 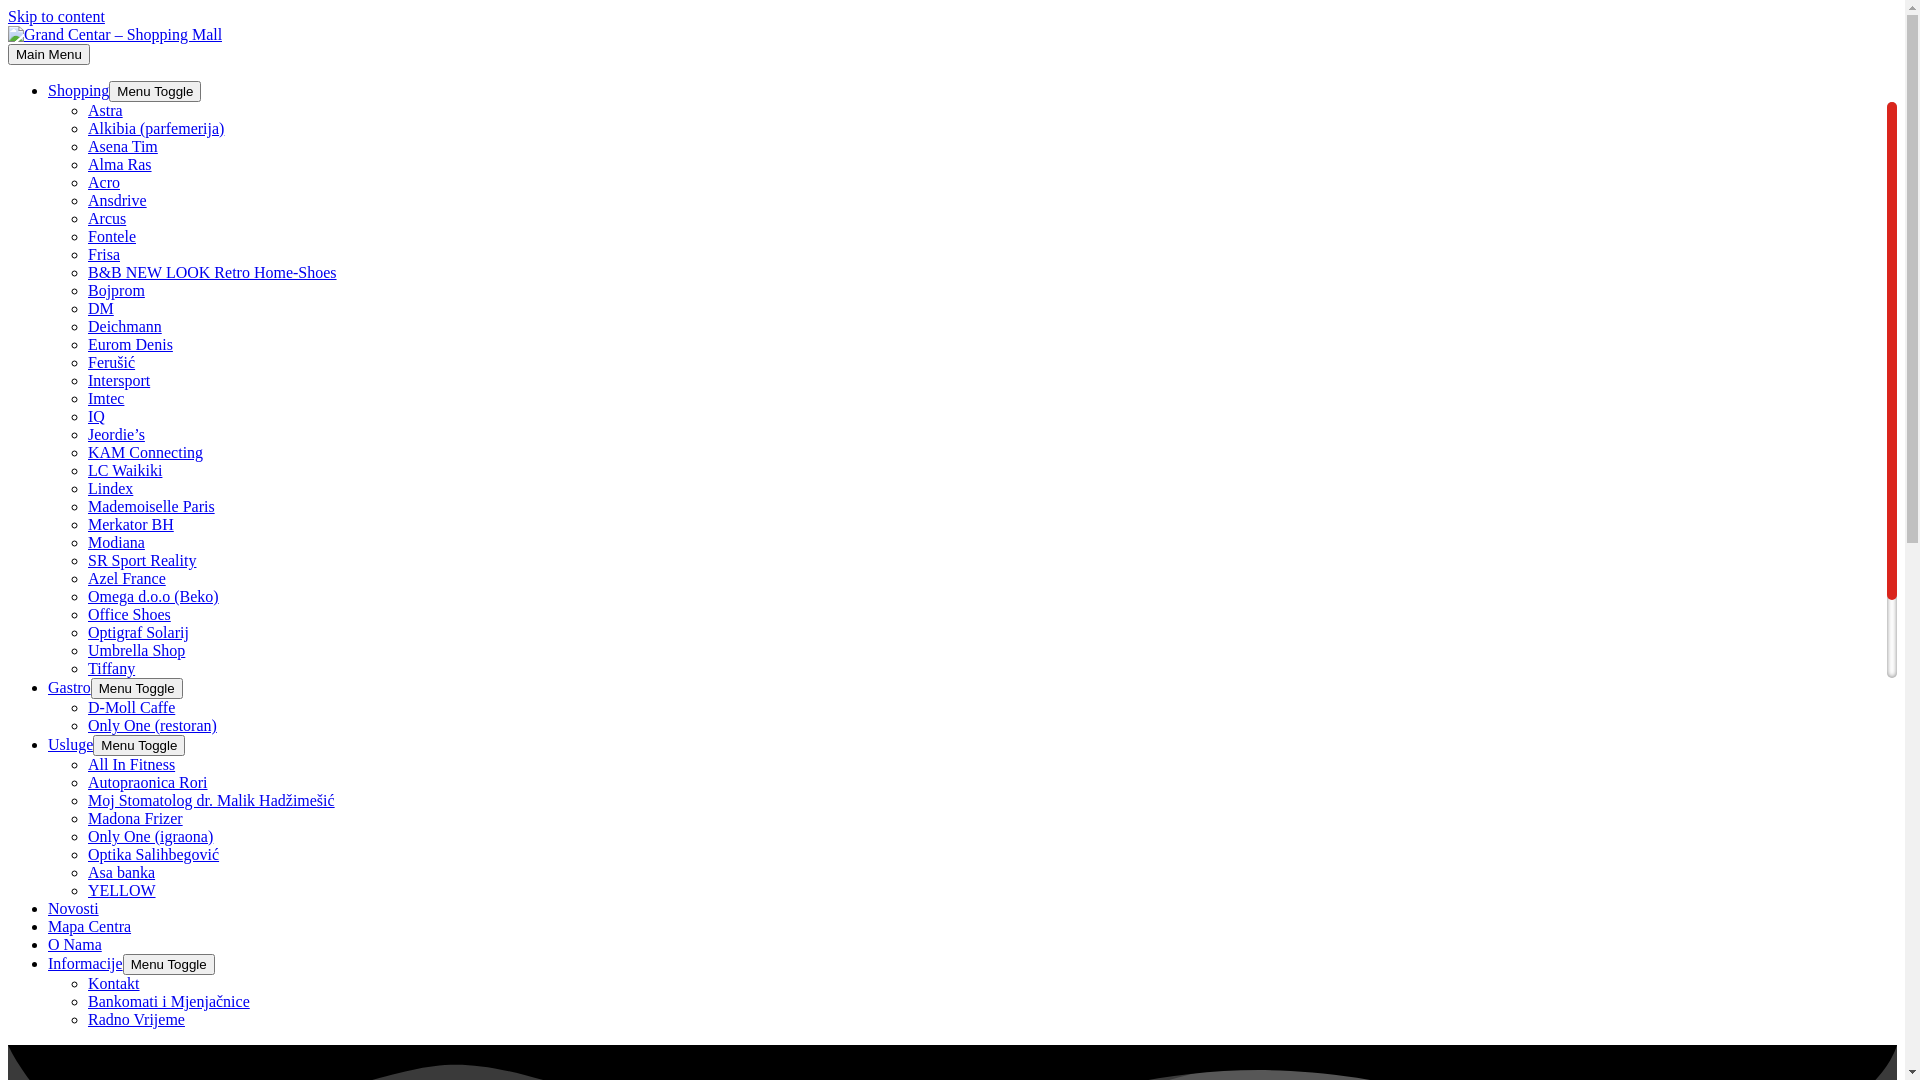 I want to click on 'Main Menu', so click(x=8, y=53).